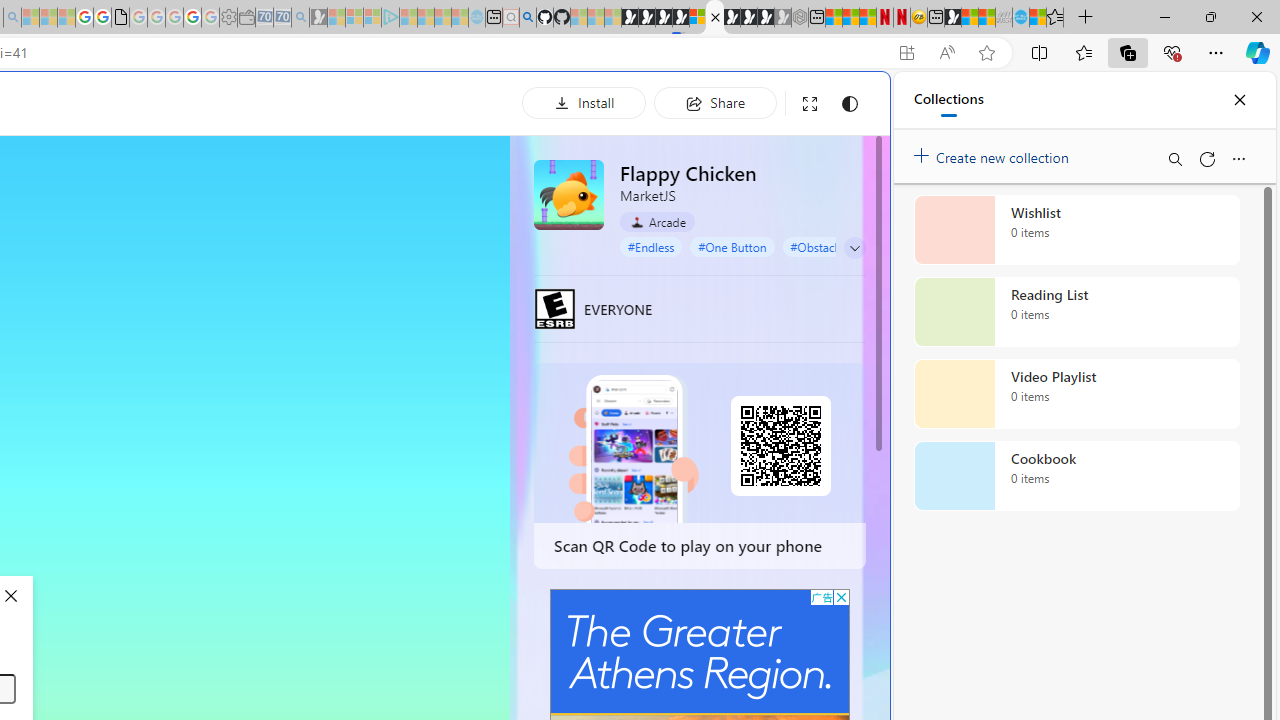 This screenshot has width=1280, height=720. Describe the element at coordinates (731, 245) in the screenshot. I see `'#One Button'` at that location.